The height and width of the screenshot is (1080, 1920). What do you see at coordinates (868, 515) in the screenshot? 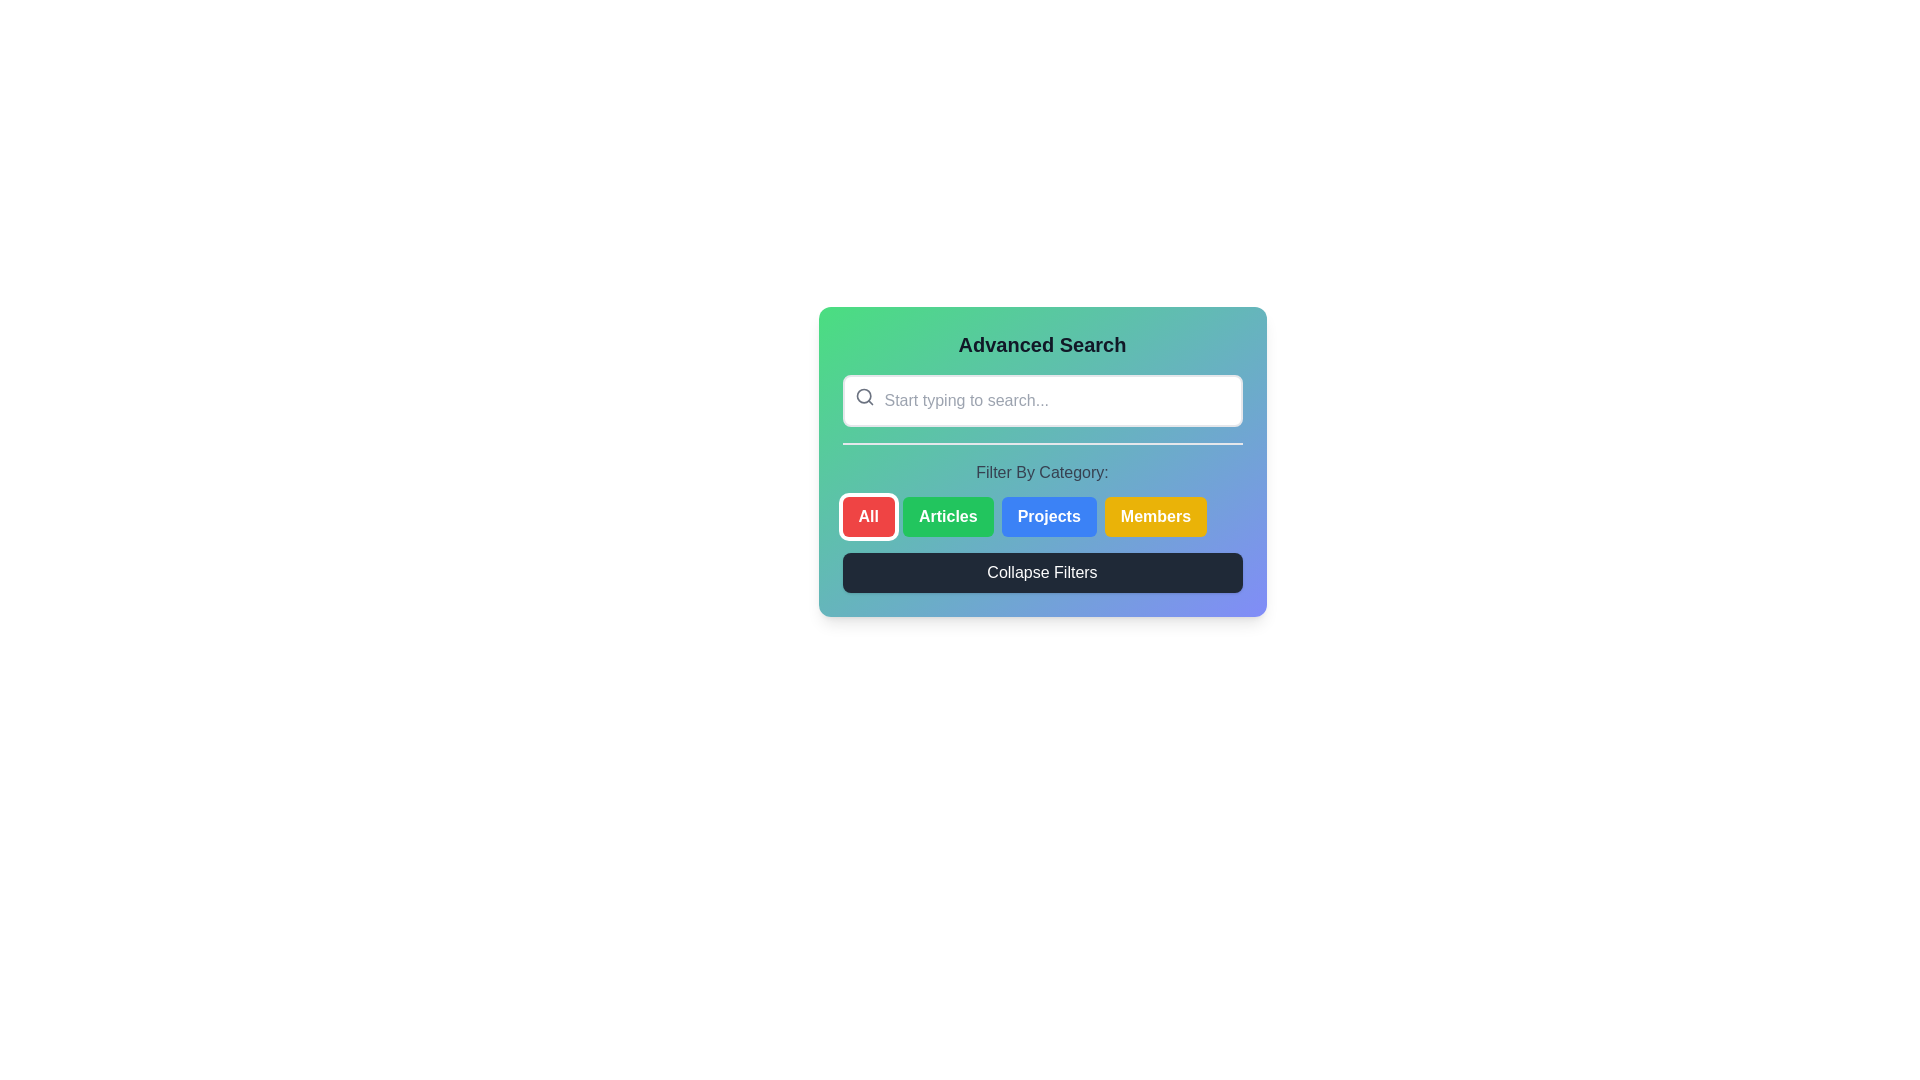
I see `the leftmost button used to select the 'All' filter option, located below the 'Filter By Category' label` at bounding box center [868, 515].